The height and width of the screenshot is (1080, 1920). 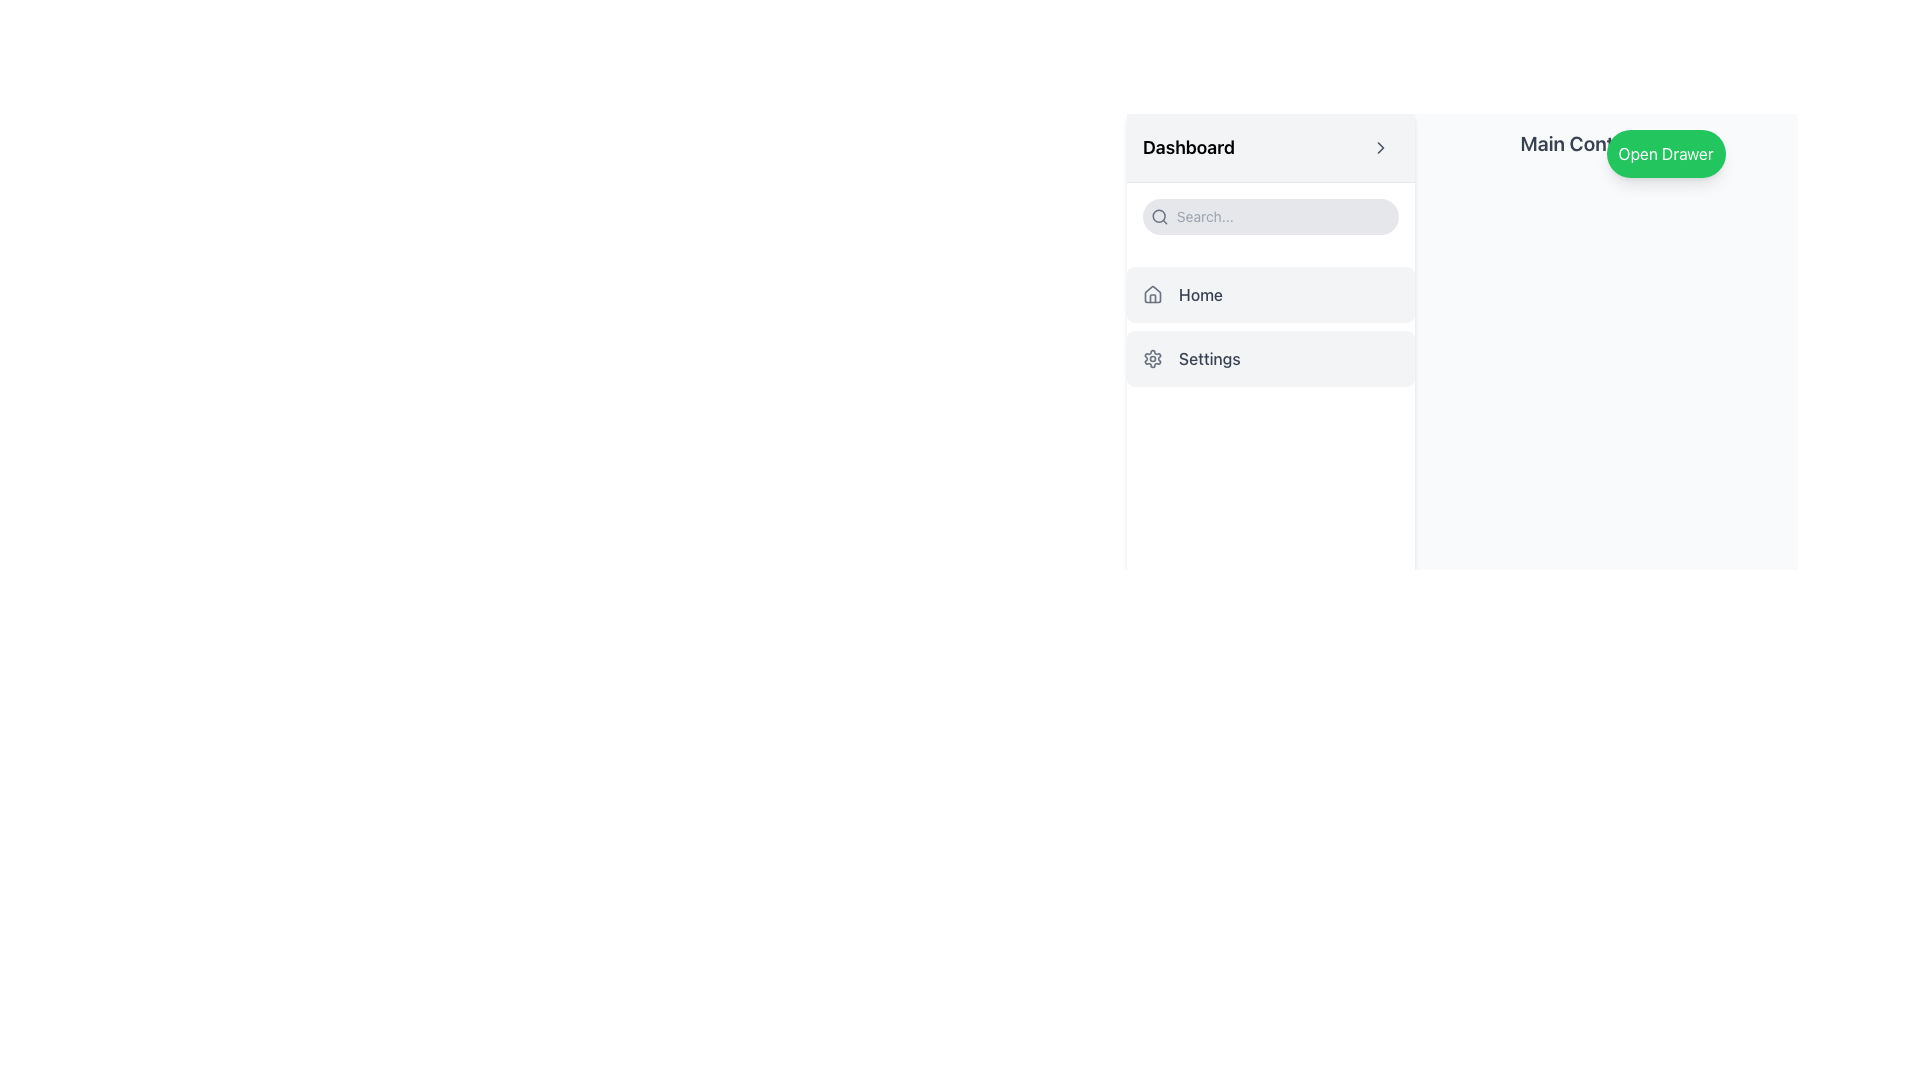 I want to click on the house icon in the sidebar menu under the 'Home' label, so click(x=1152, y=294).